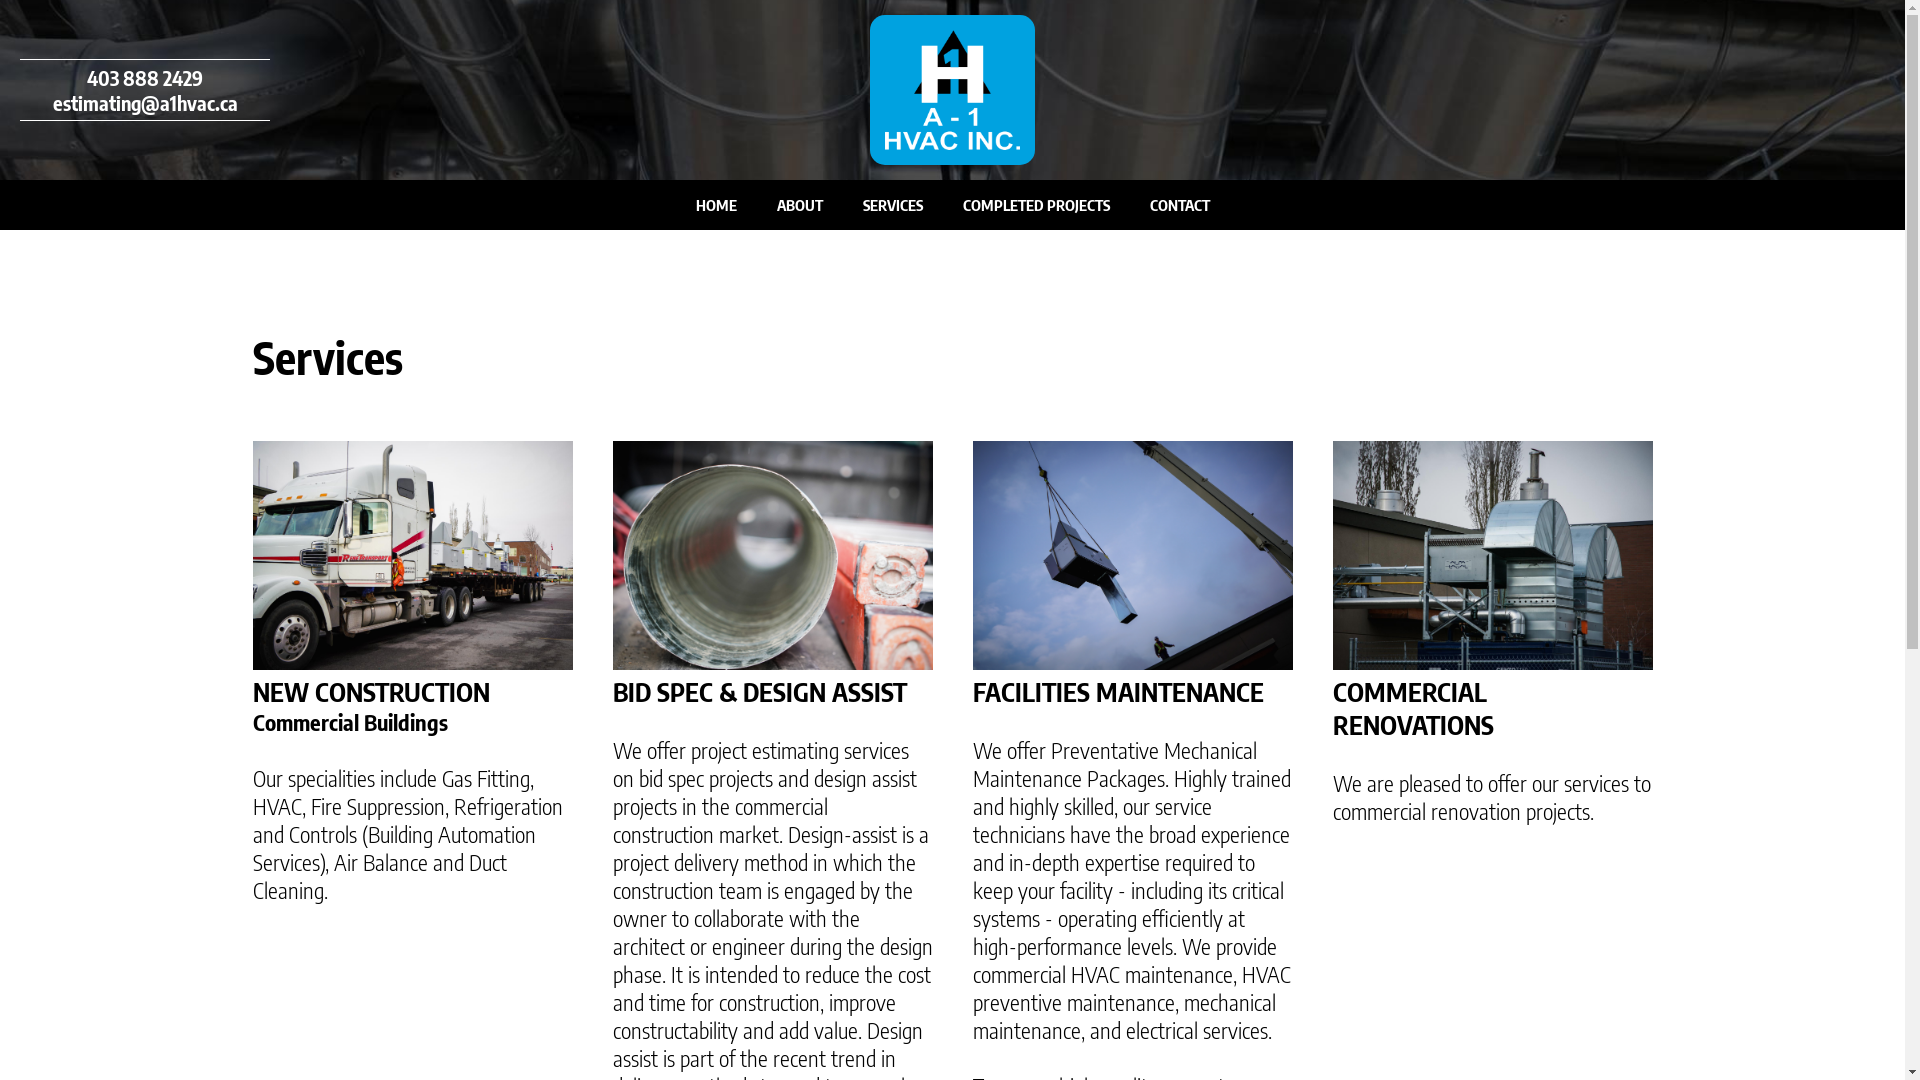  What do you see at coordinates (1035, 204) in the screenshot?
I see `'COMPLETED PROJECTS'` at bounding box center [1035, 204].